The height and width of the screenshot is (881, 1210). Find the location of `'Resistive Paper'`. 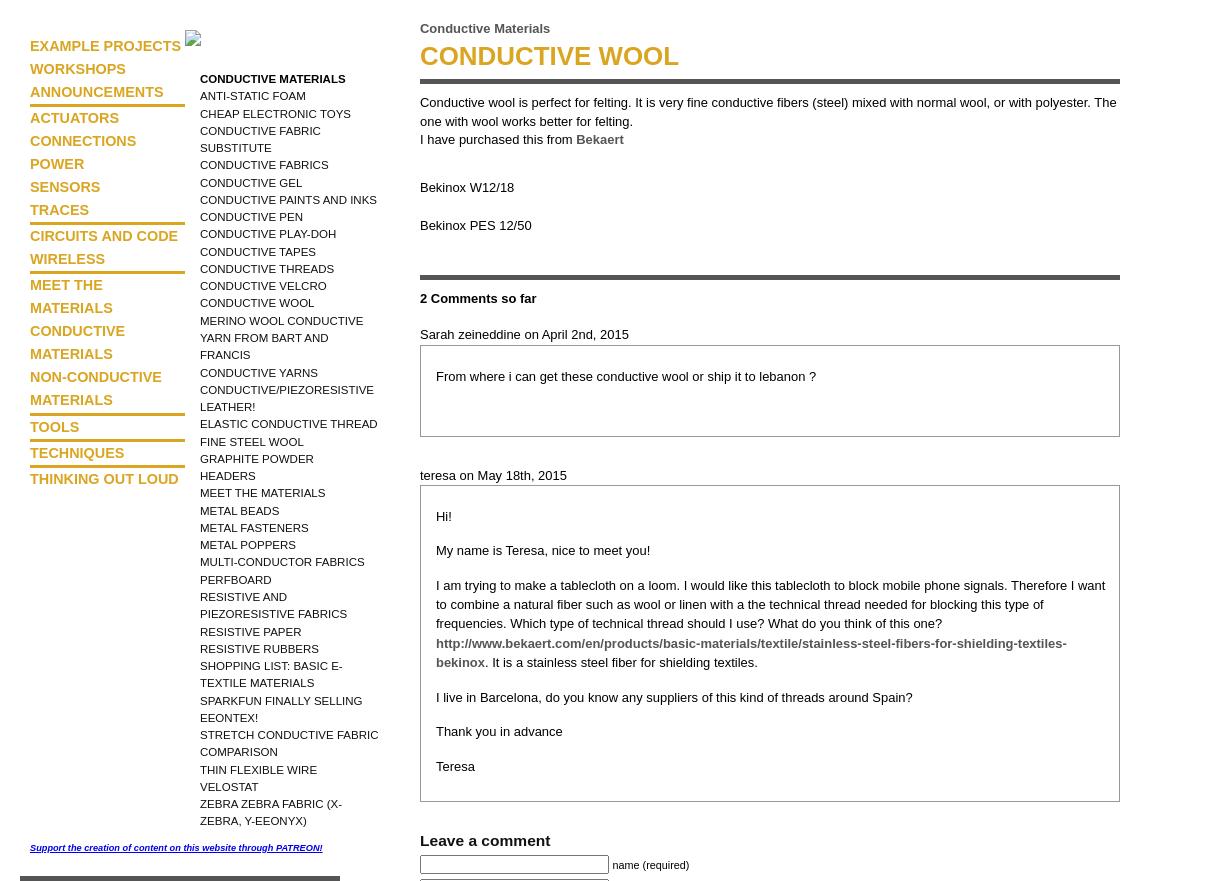

'Resistive Paper' is located at coordinates (249, 629).